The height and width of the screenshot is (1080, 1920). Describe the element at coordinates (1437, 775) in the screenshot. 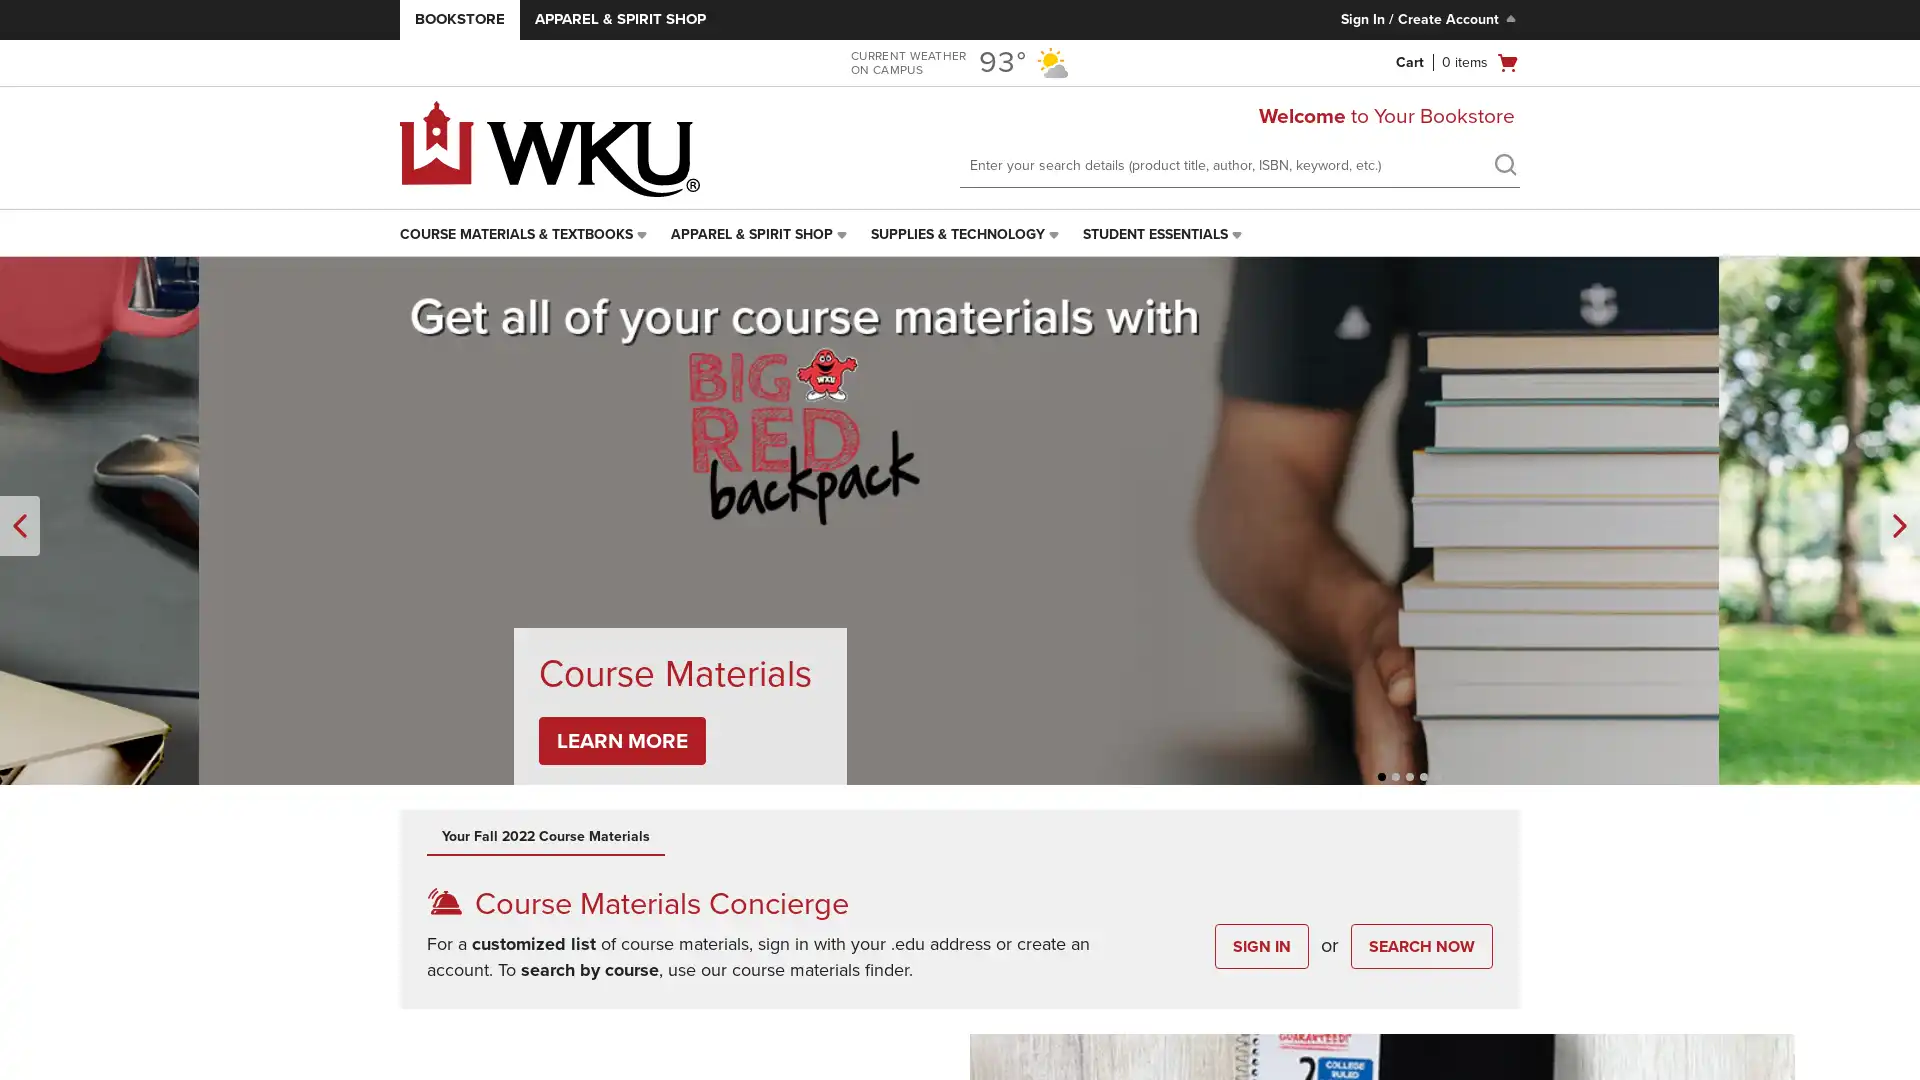

I see `Unselected, Slide 5` at that location.